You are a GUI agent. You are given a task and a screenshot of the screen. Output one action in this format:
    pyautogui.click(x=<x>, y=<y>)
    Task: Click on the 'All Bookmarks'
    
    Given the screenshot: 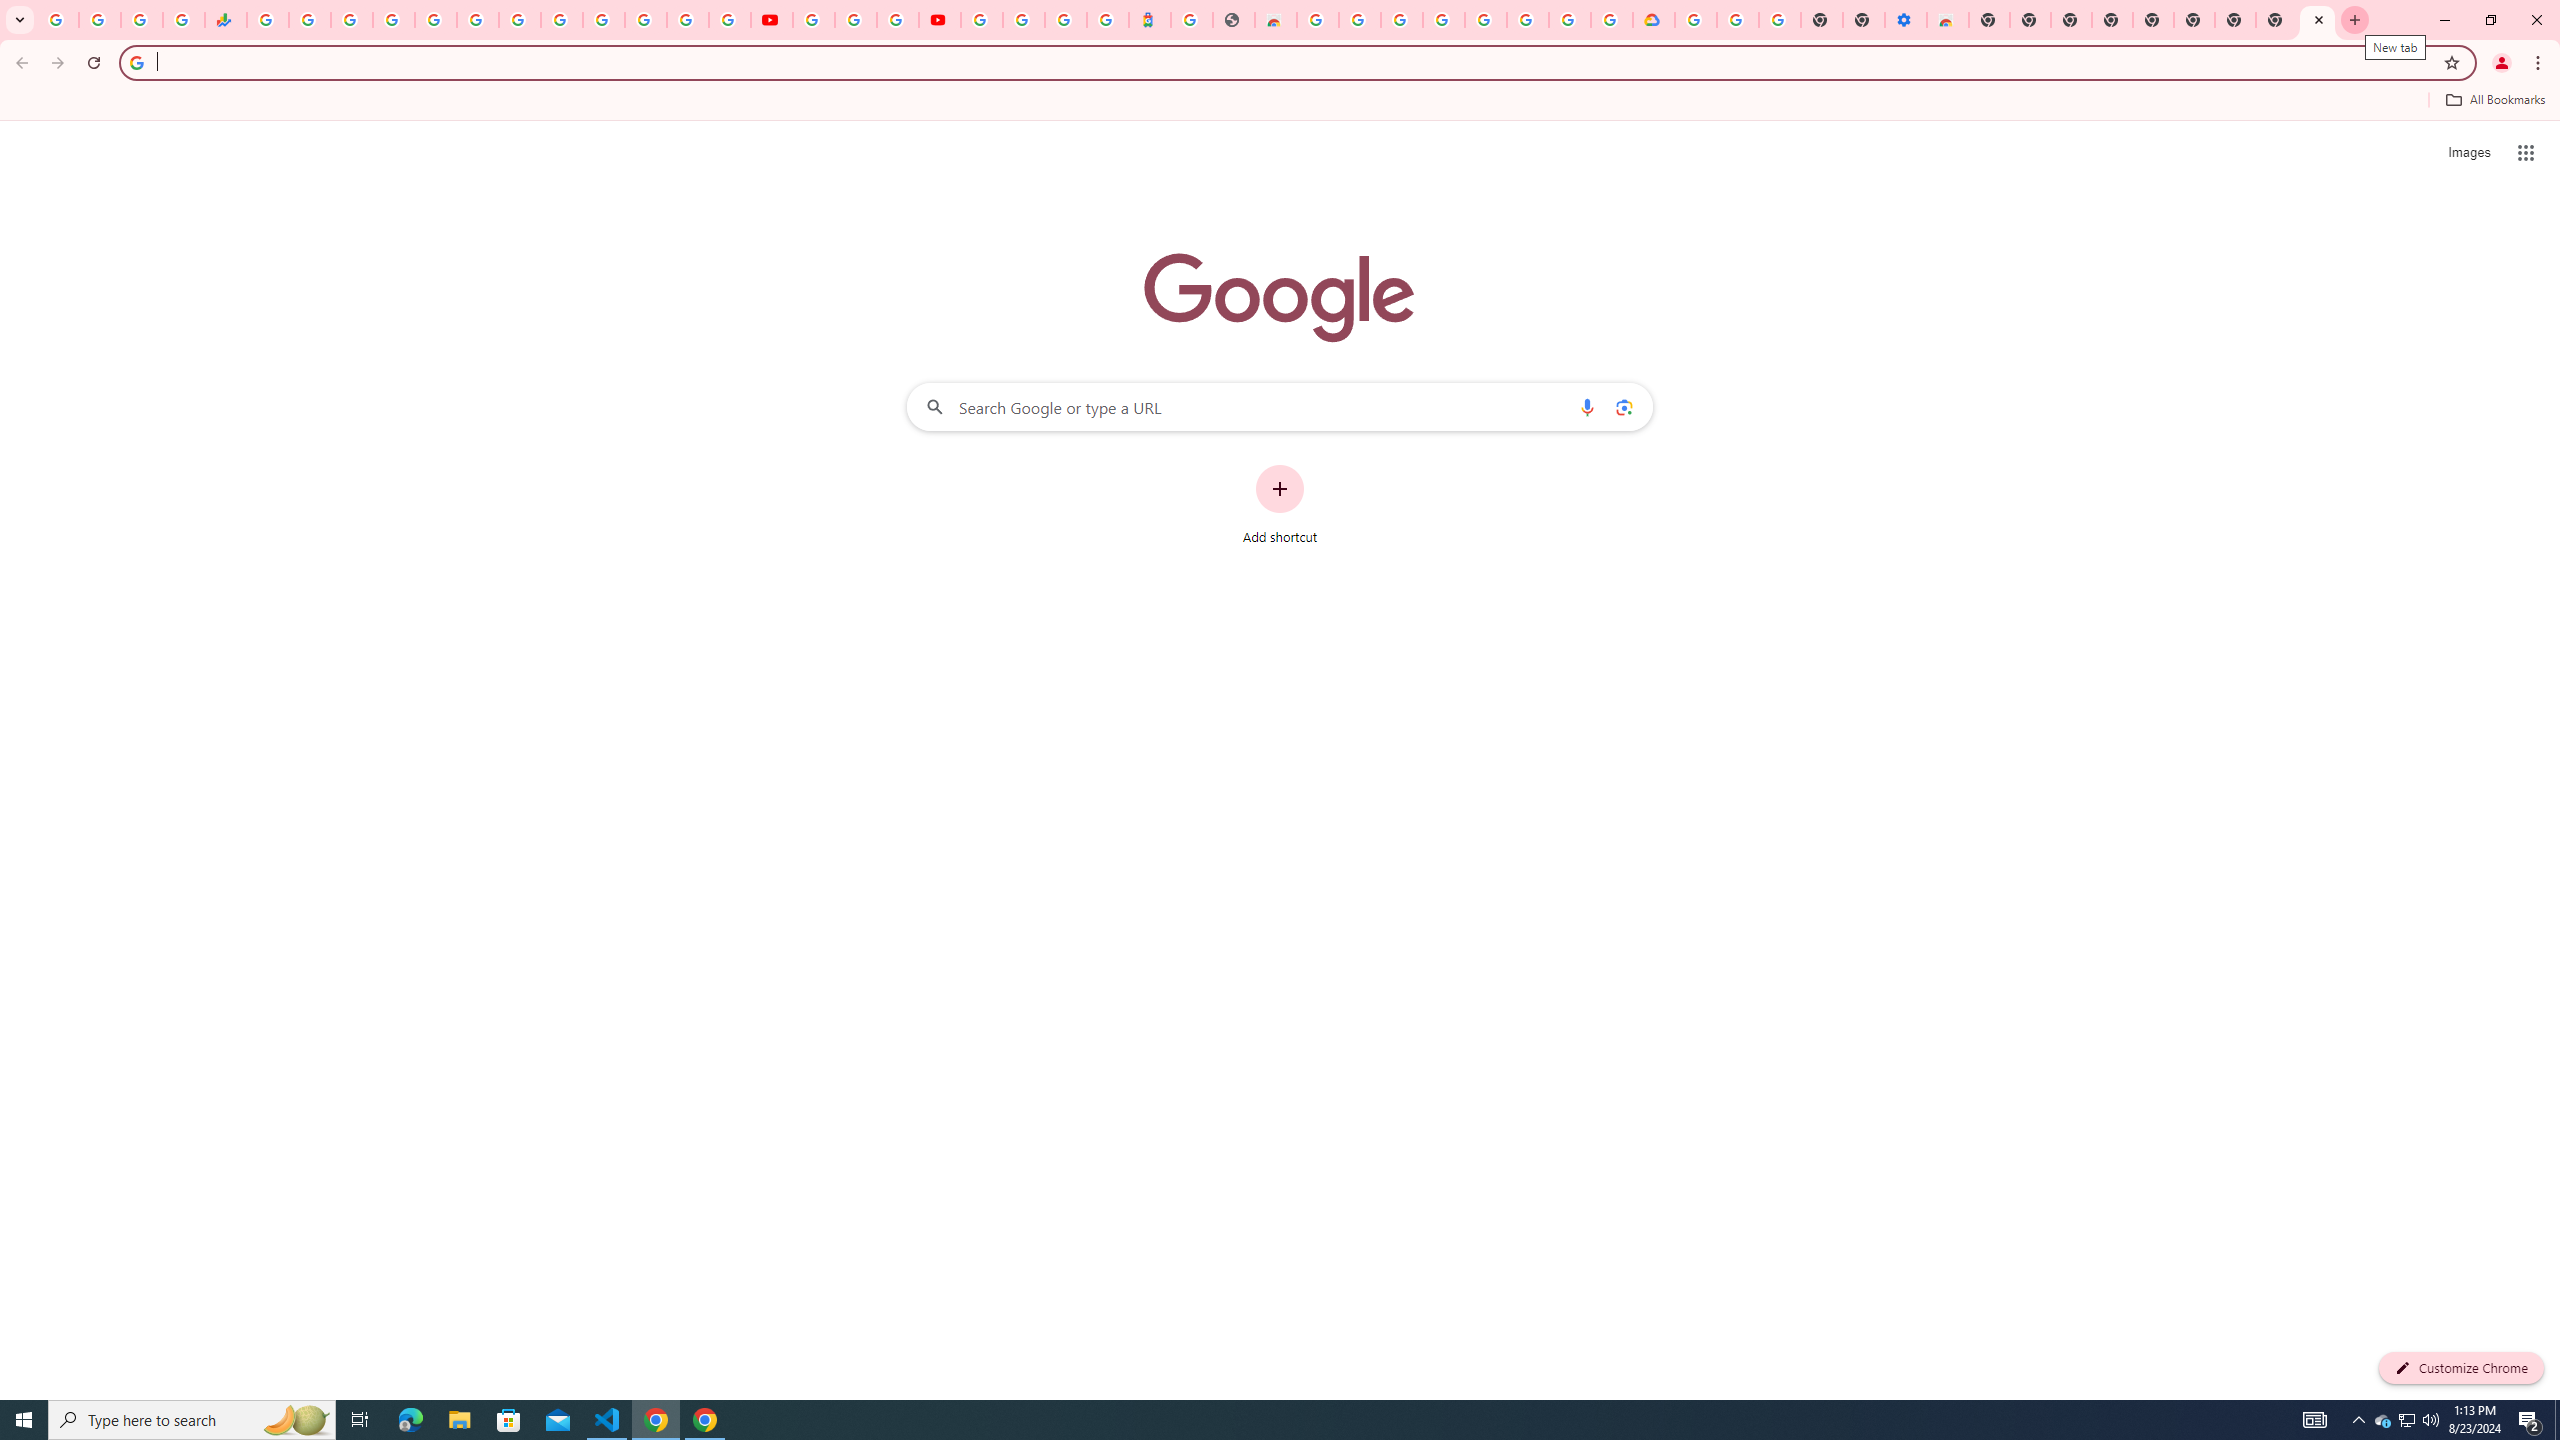 What is the action you would take?
    pyautogui.click(x=2494, y=99)
    